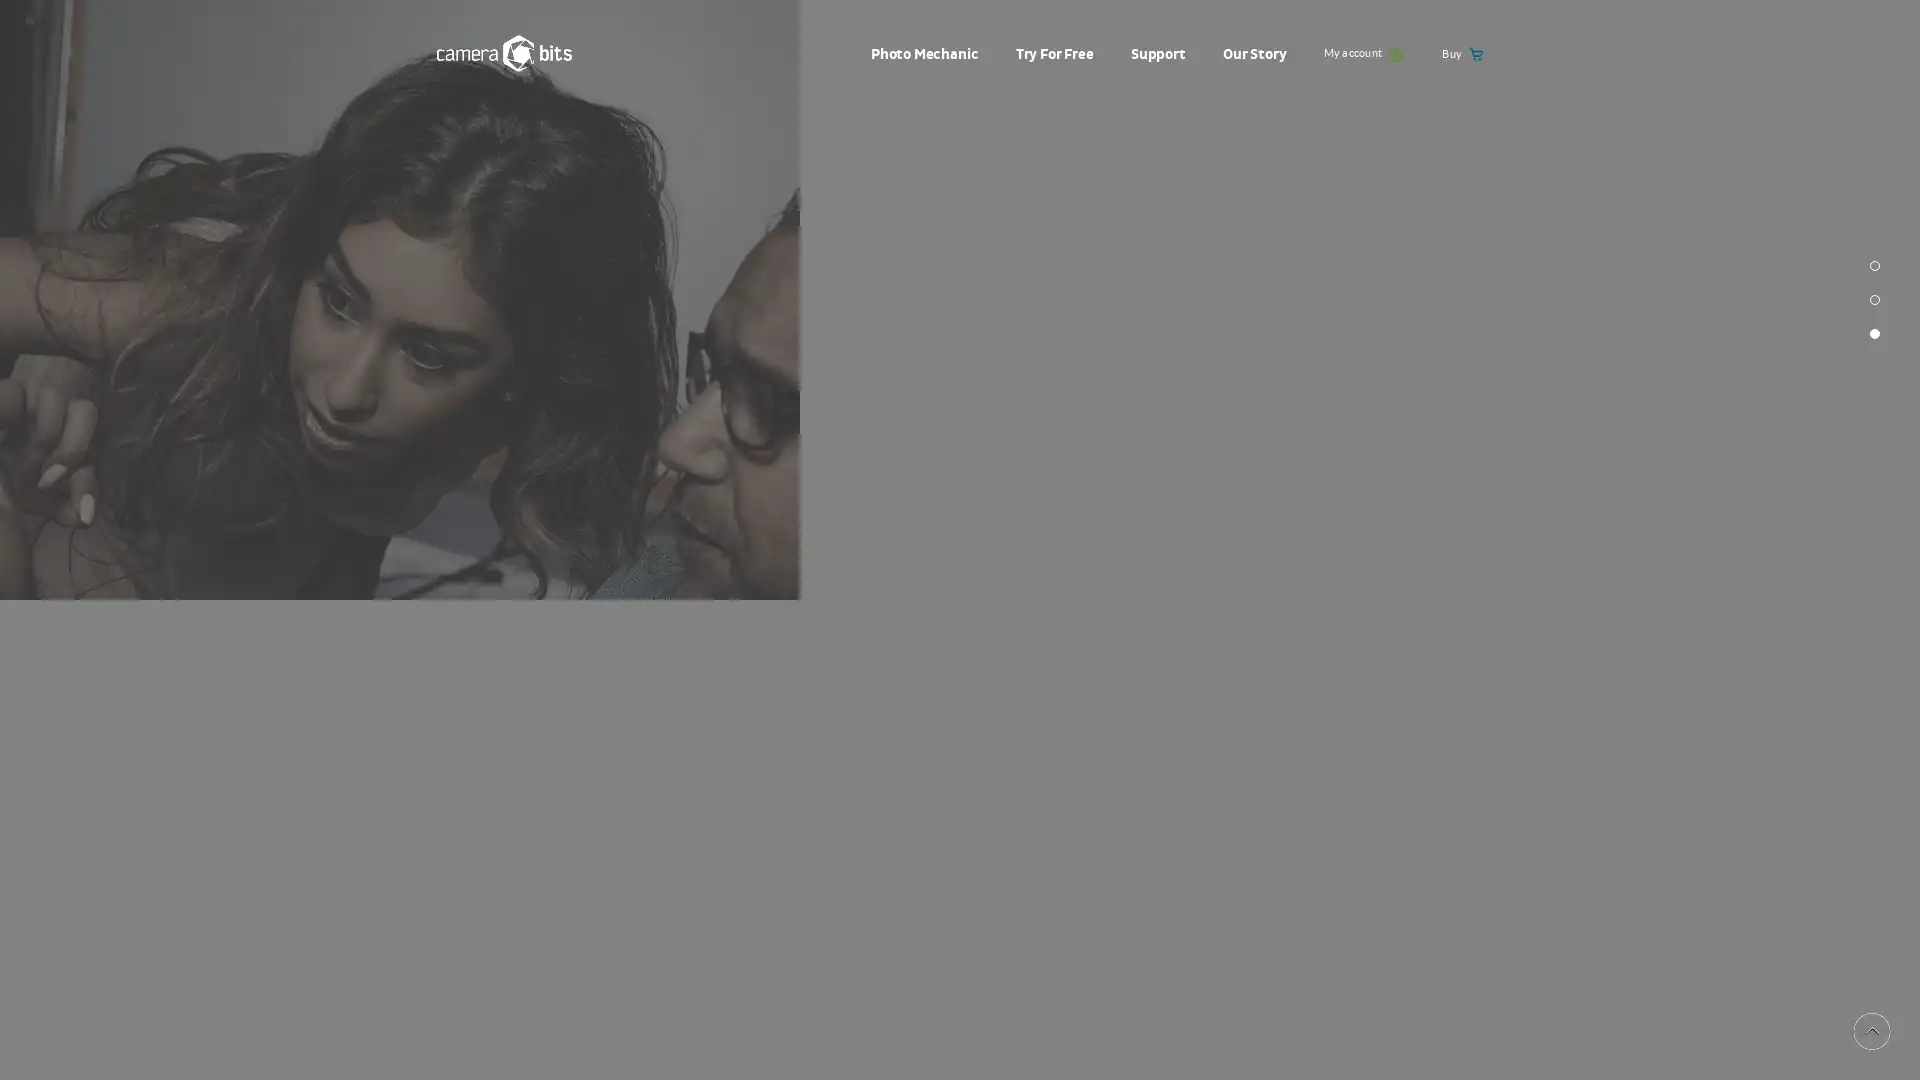  What do you see at coordinates (1874, 504) in the screenshot?
I see `1` at bounding box center [1874, 504].